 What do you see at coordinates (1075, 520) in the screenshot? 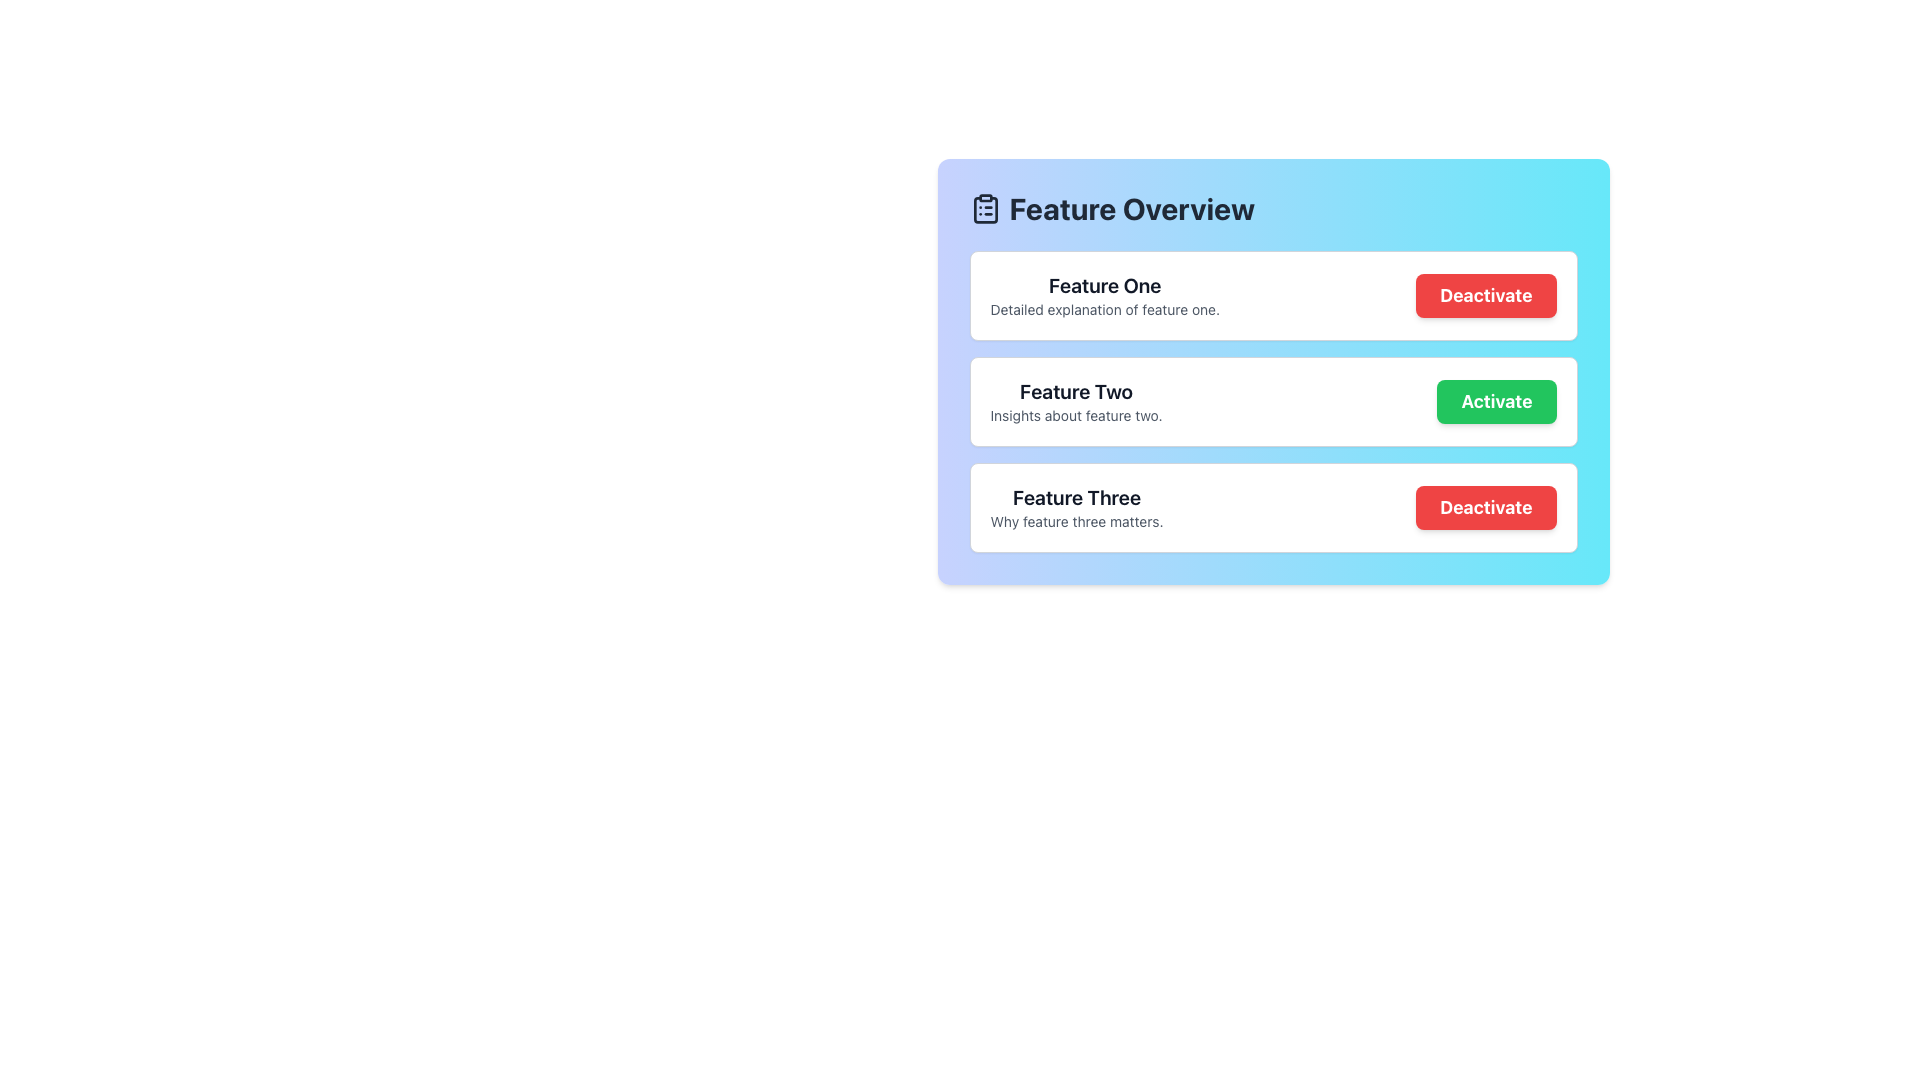
I see `the text label that reads 'Why feature three matters.' which is positioned directly beneath the header 'Feature Three'` at bounding box center [1075, 520].